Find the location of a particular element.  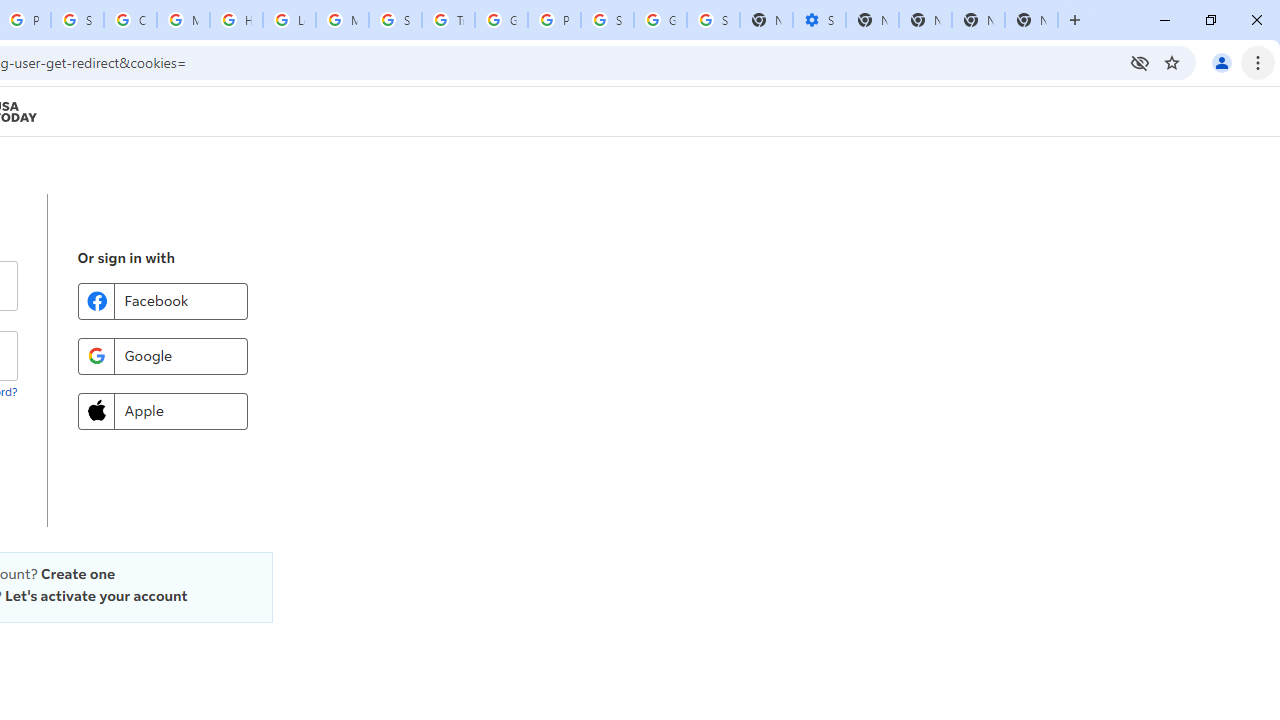

'Google Ads - Sign in' is located at coordinates (501, 20).